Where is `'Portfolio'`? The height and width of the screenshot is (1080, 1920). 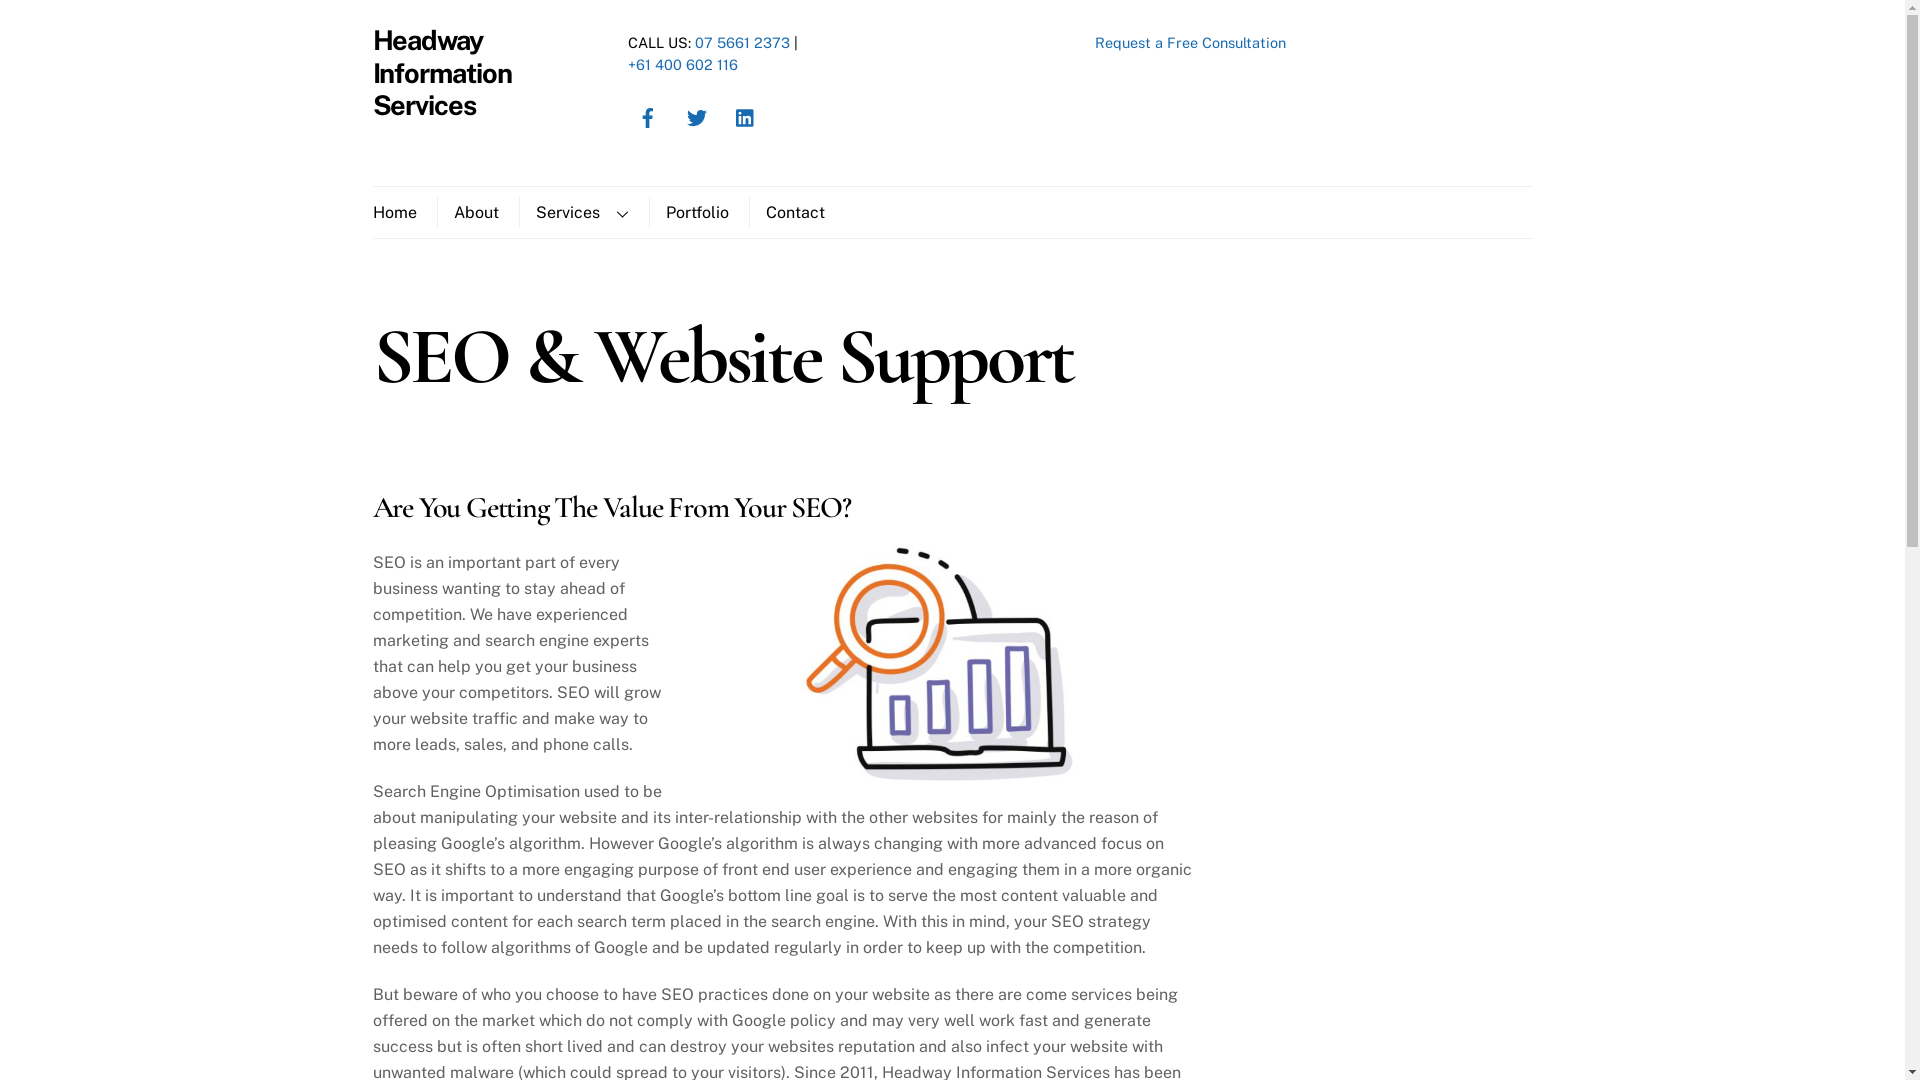 'Portfolio' is located at coordinates (648, 212).